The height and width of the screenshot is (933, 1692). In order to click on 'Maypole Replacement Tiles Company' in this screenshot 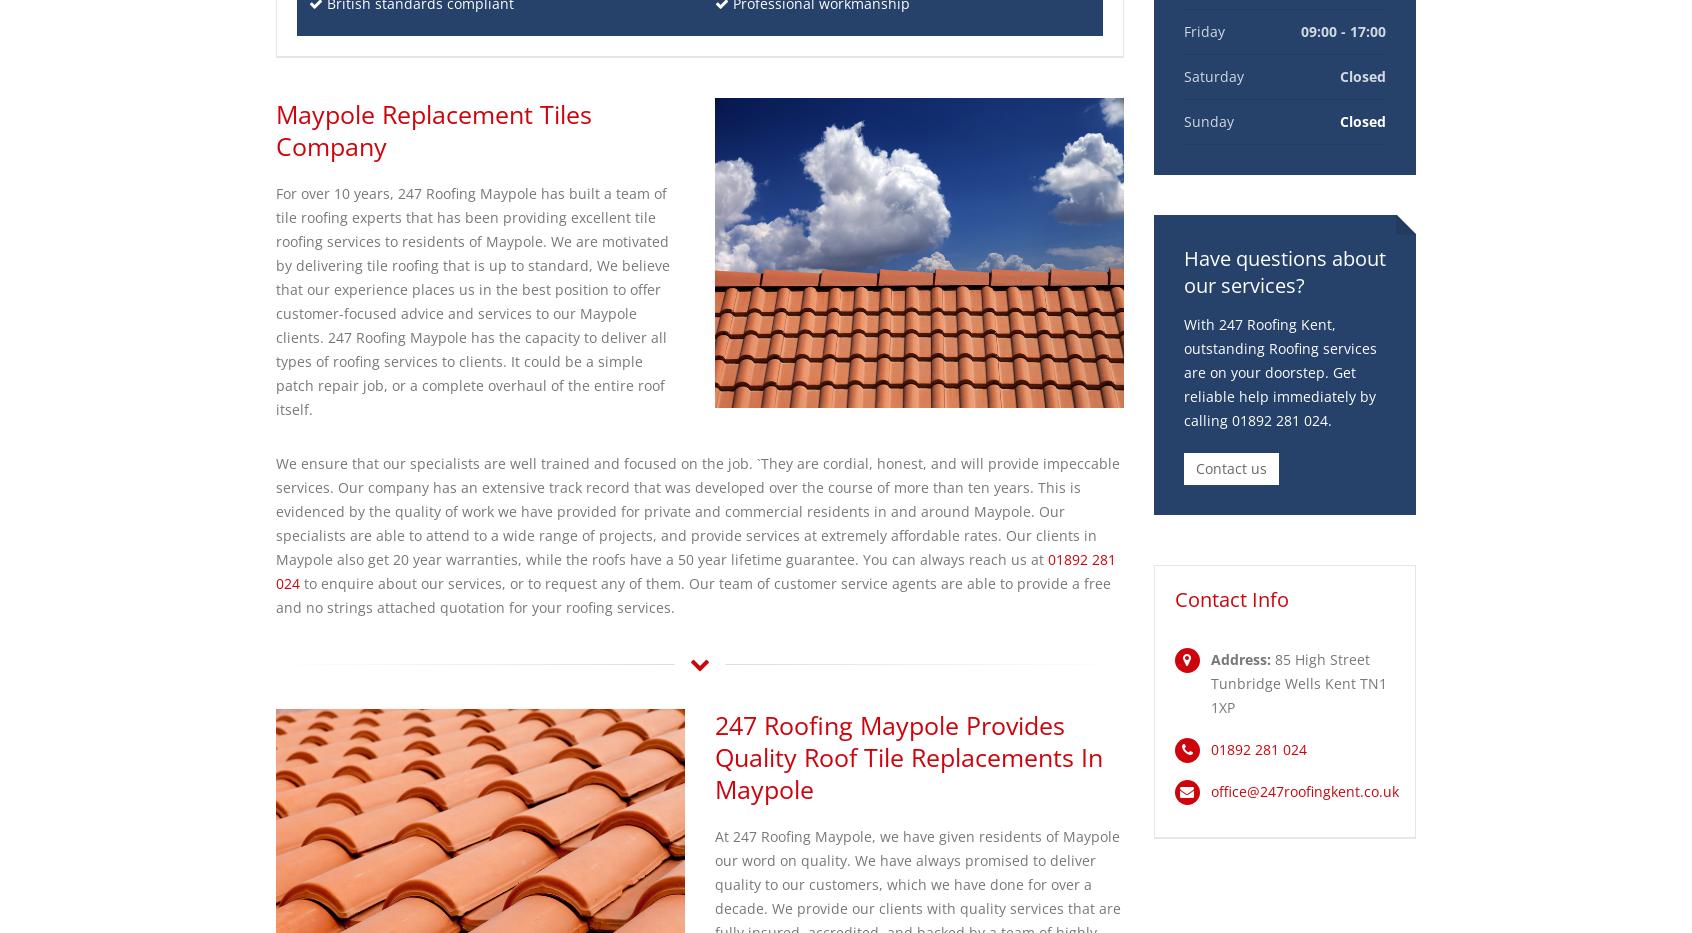, I will do `click(275, 128)`.